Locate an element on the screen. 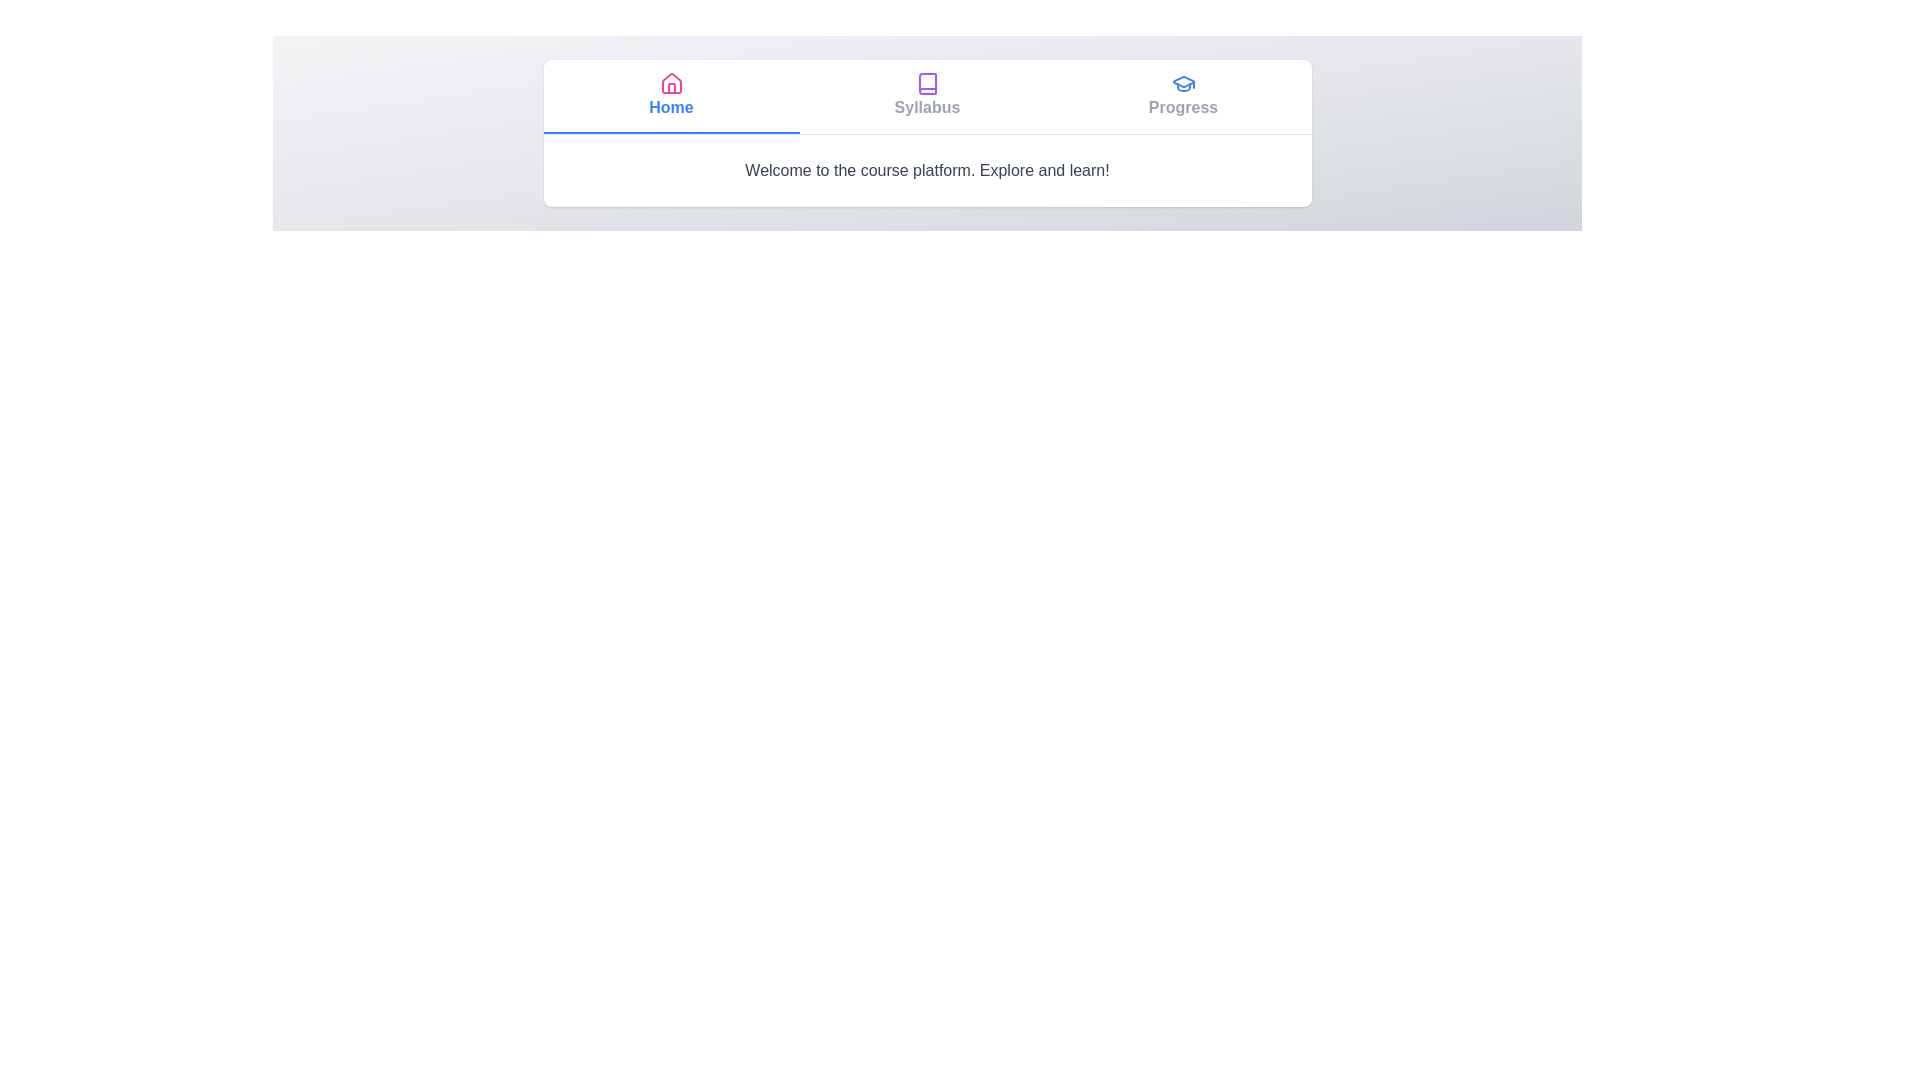 The height and width of the screenshot is (1080, 1920). the Syllabus tab by clicking on its button is located at coordinates (926, 96).